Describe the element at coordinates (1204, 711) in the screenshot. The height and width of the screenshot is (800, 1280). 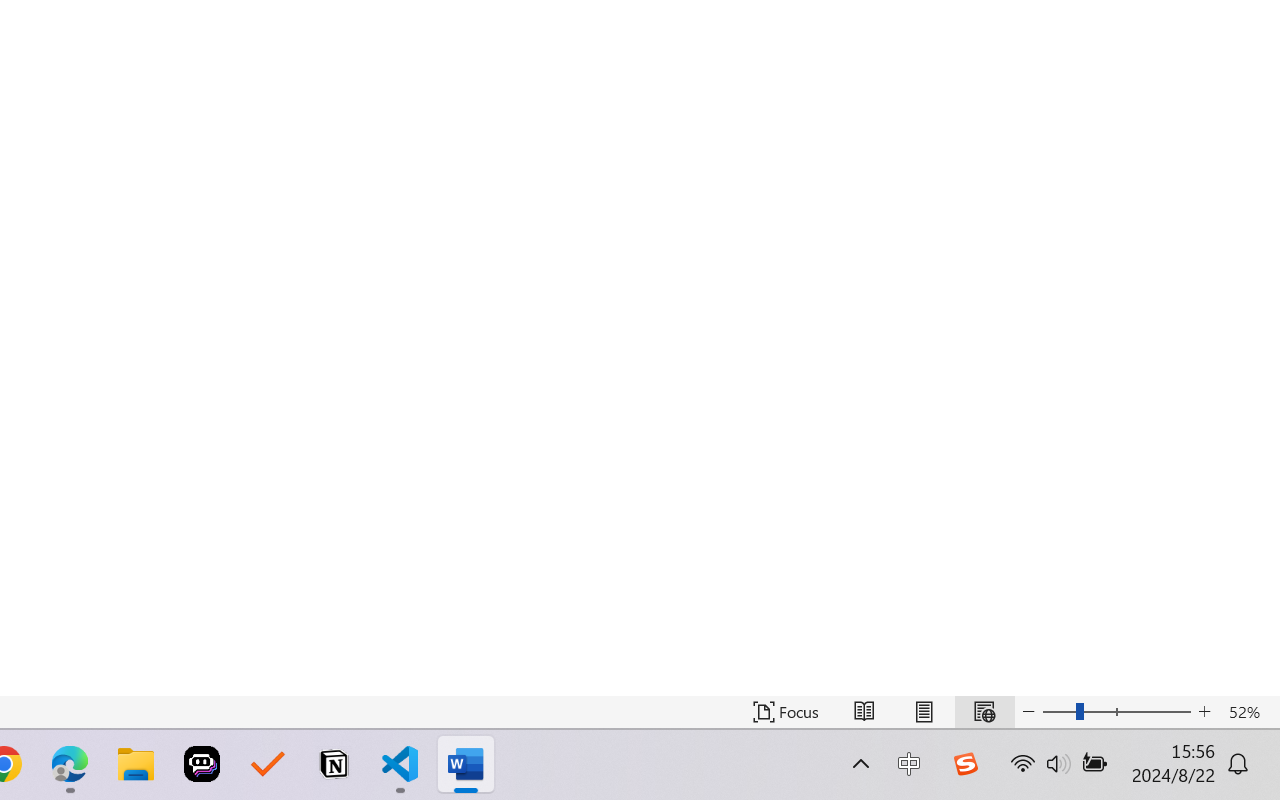
I see `'Zoom In'` at that location.